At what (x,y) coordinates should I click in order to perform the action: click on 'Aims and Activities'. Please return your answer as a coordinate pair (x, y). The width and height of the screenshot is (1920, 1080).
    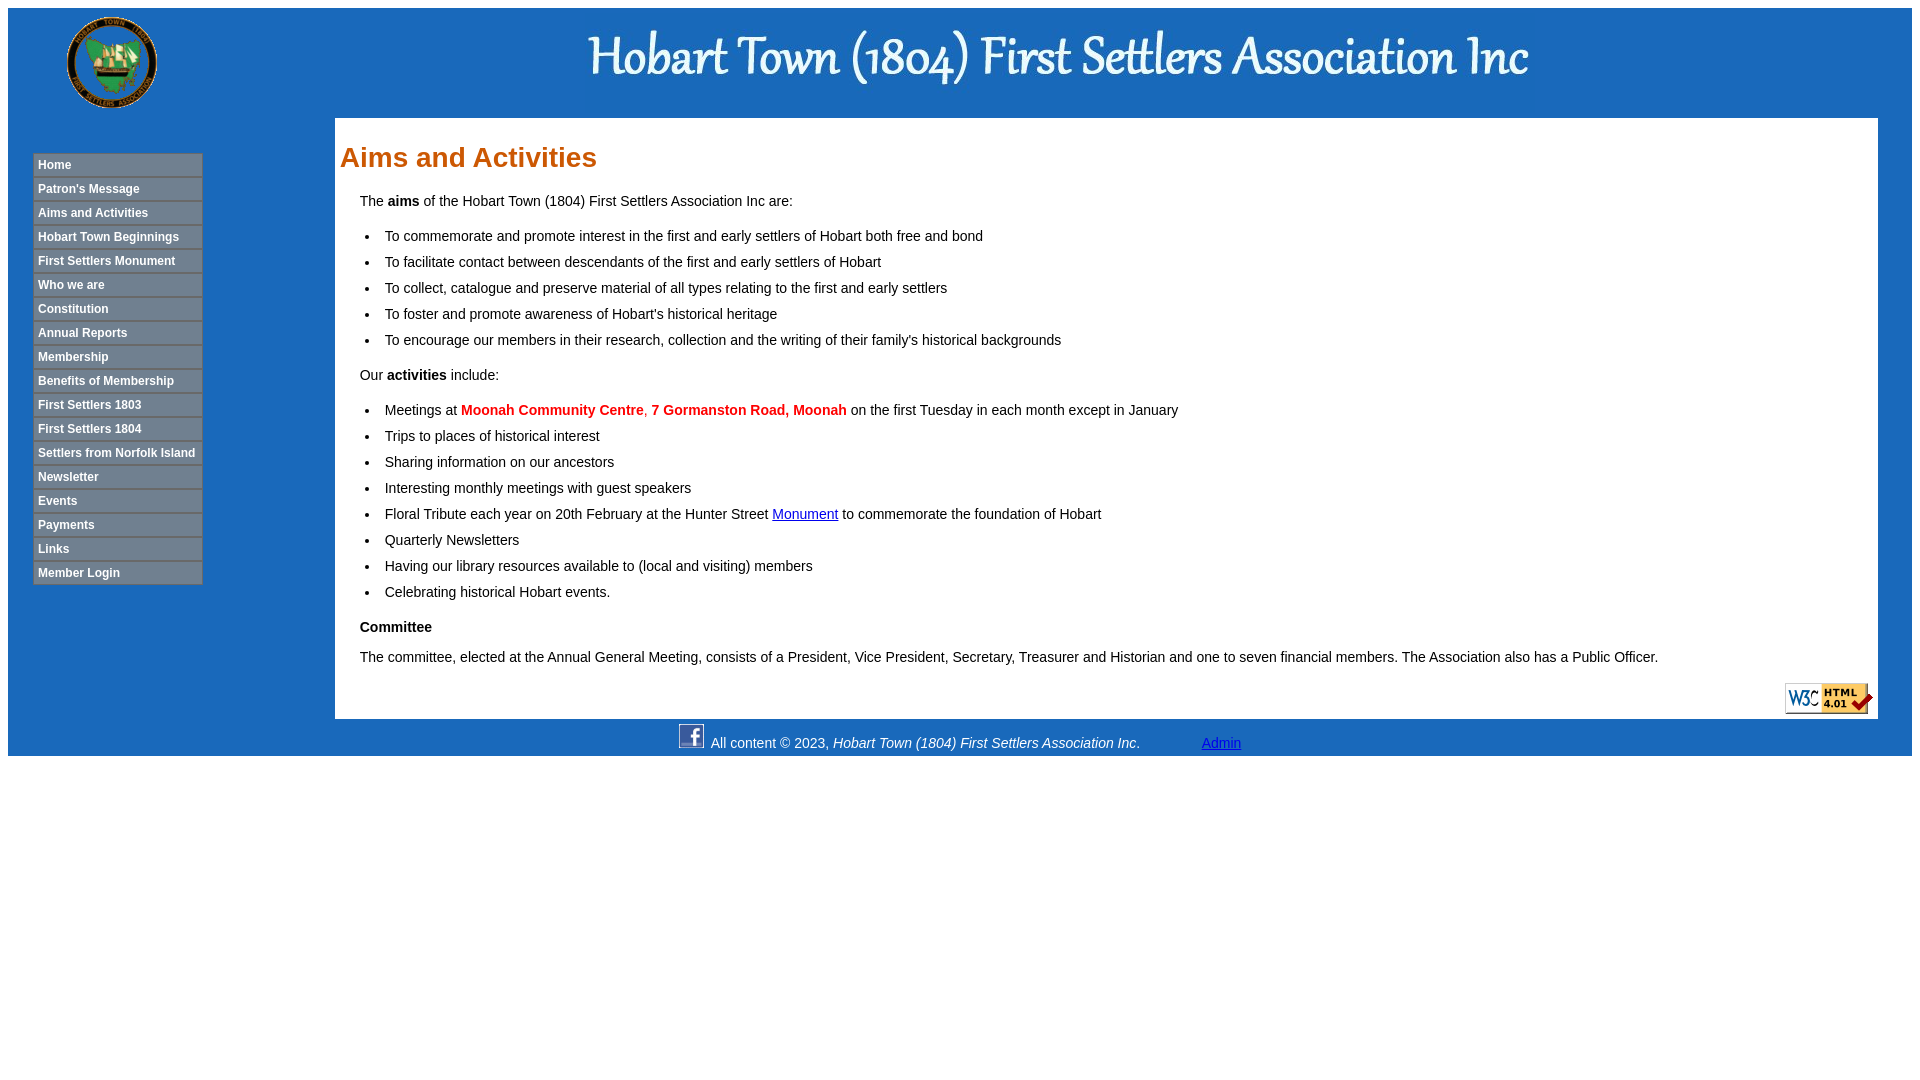
    Looking at the image, I should click on (117, 212).